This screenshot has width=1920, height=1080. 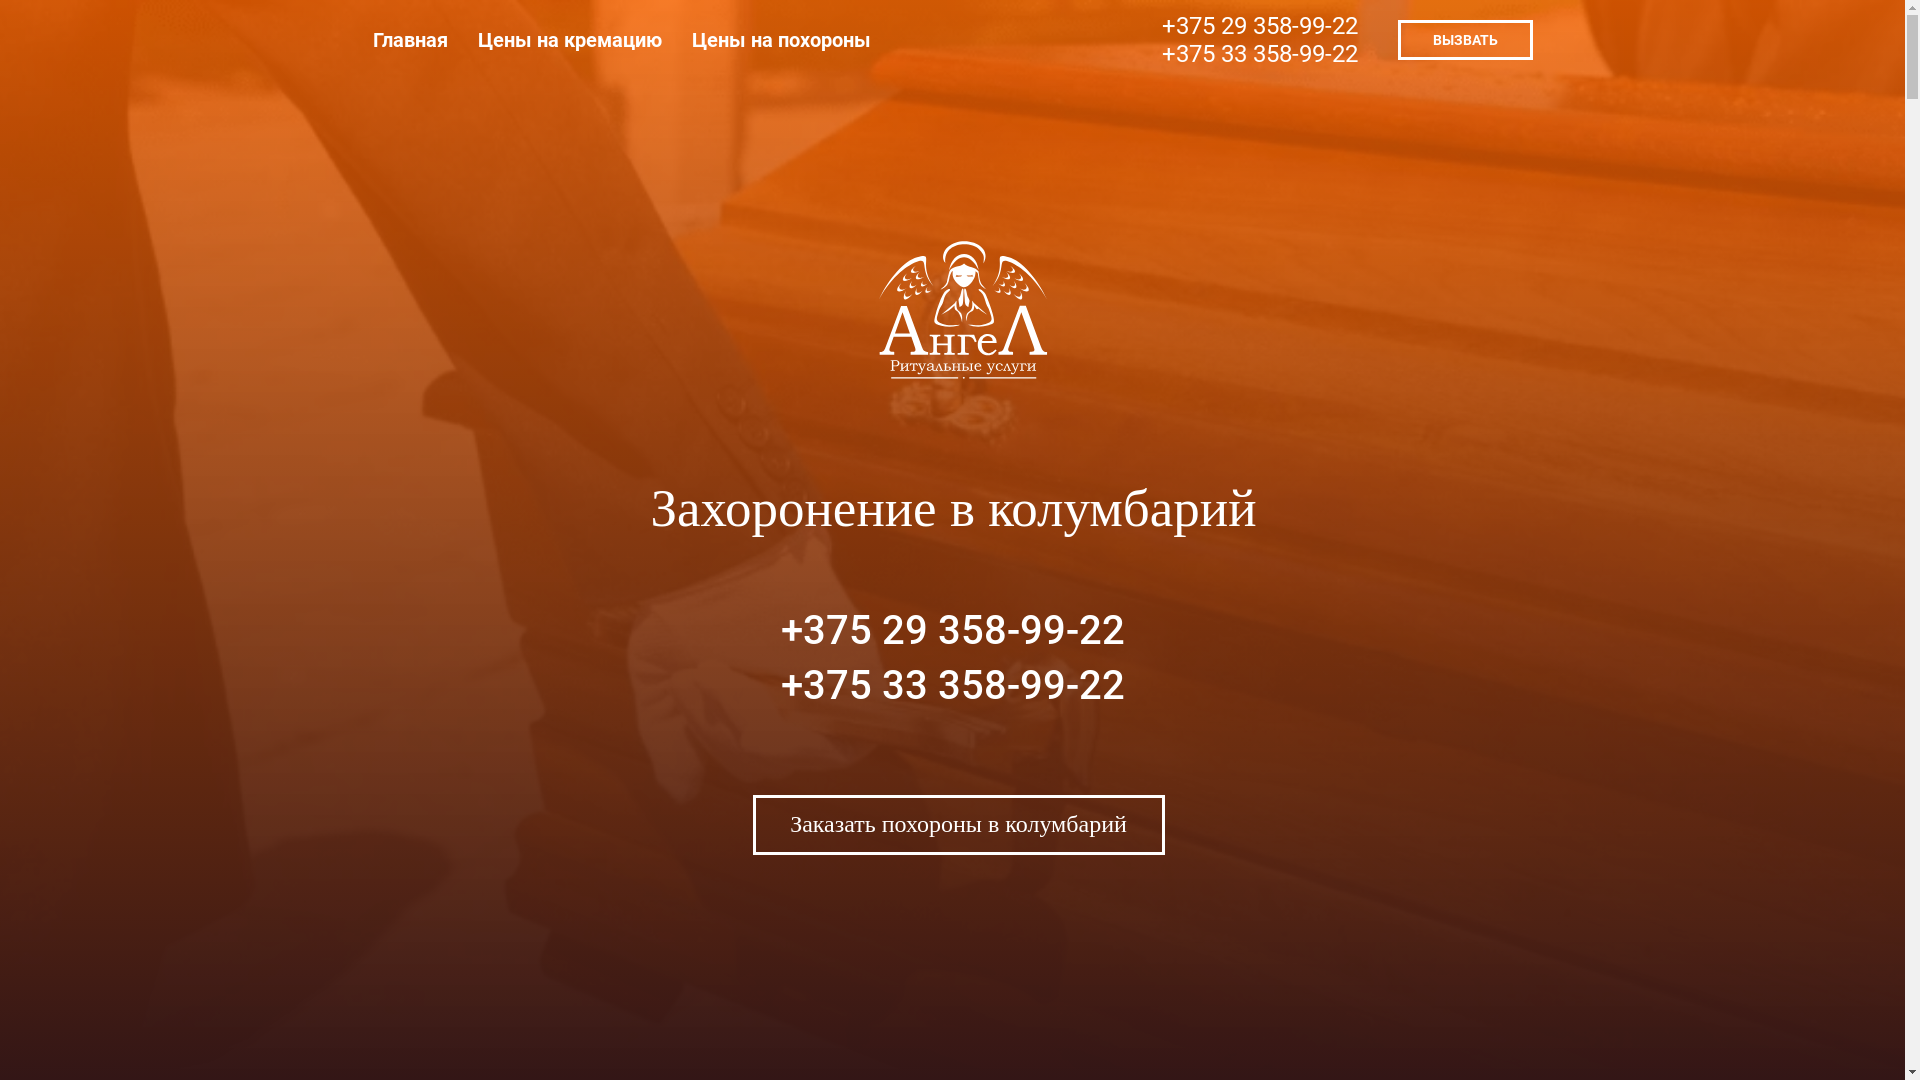 What do you see at coordinates (1258, 53) in the screenshot?
I see `'+375 33 358-99-22'` at bounding box center [1258, 53].